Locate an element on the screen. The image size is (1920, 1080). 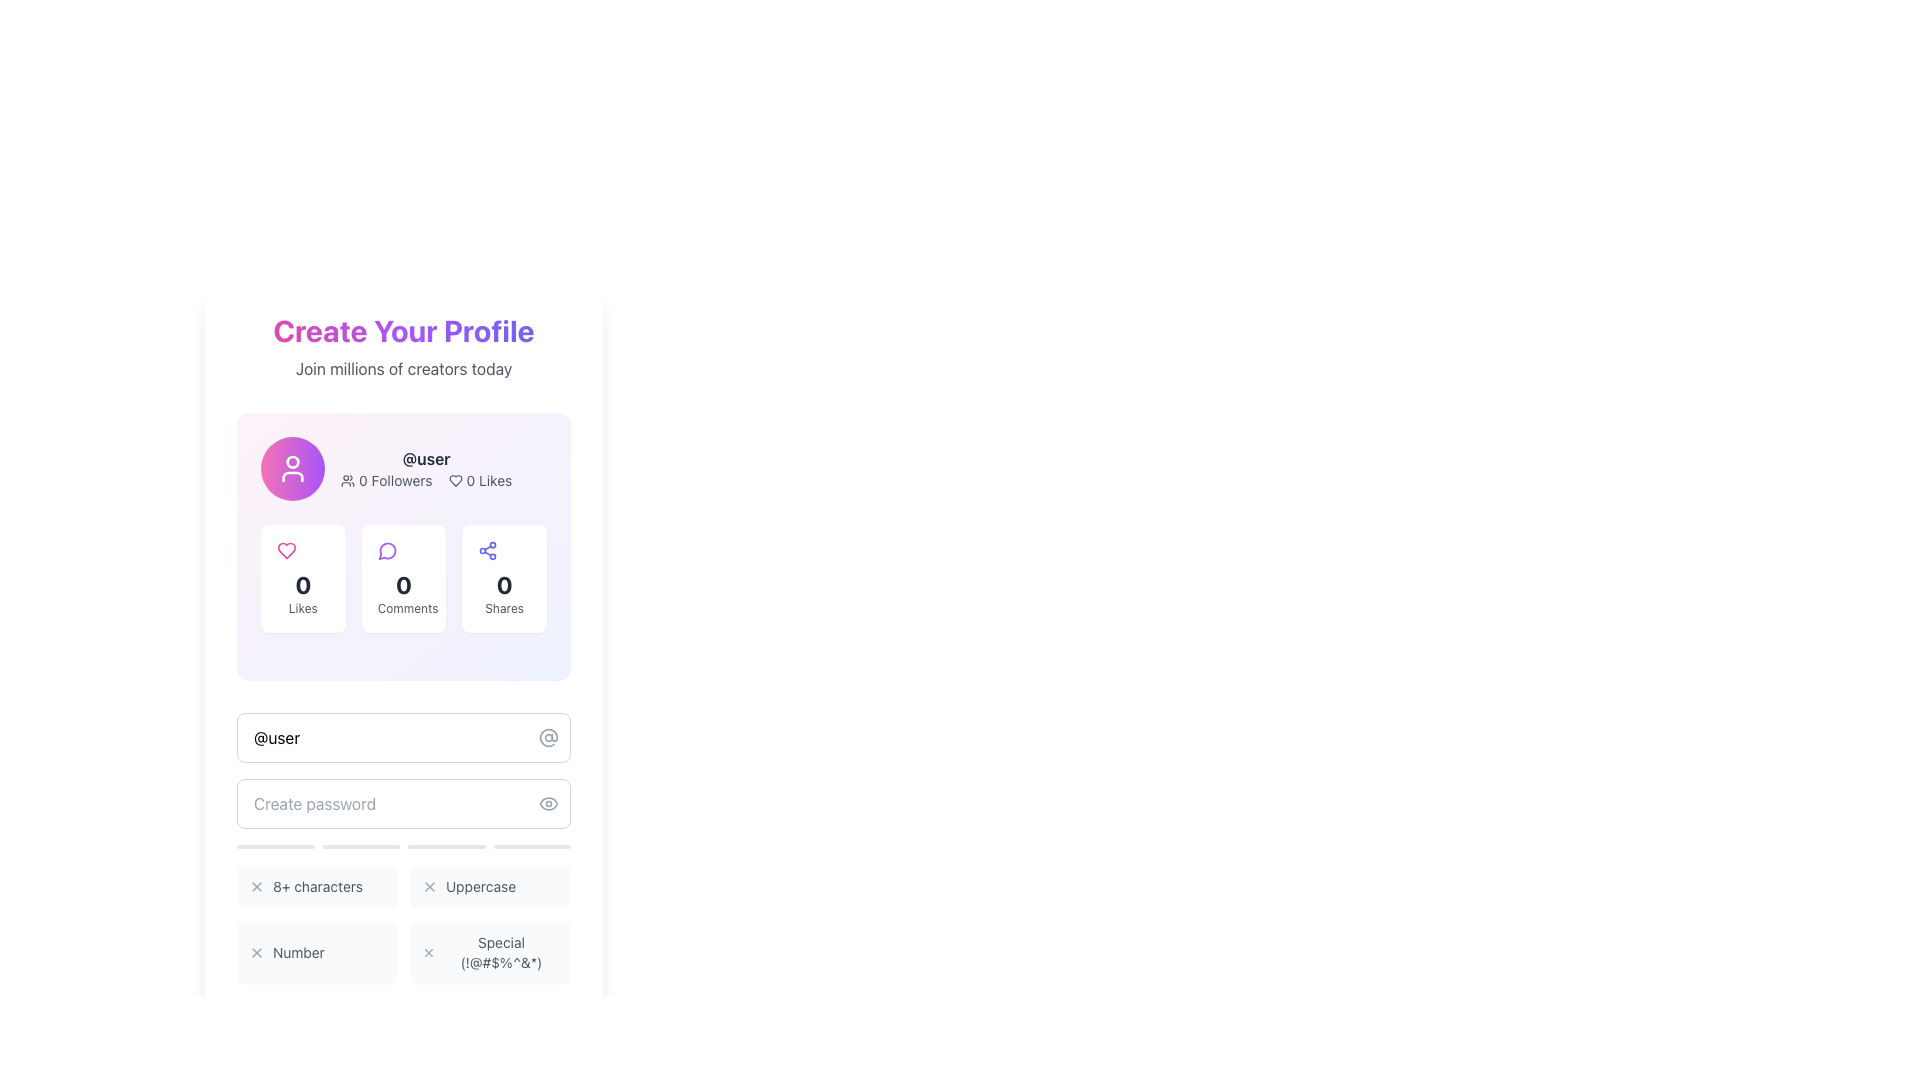
the static text label indicating the password requirement of having more than 8 characters, positioned in the third row beneath the 'Create password' input field is located at coordinates (316, 886).